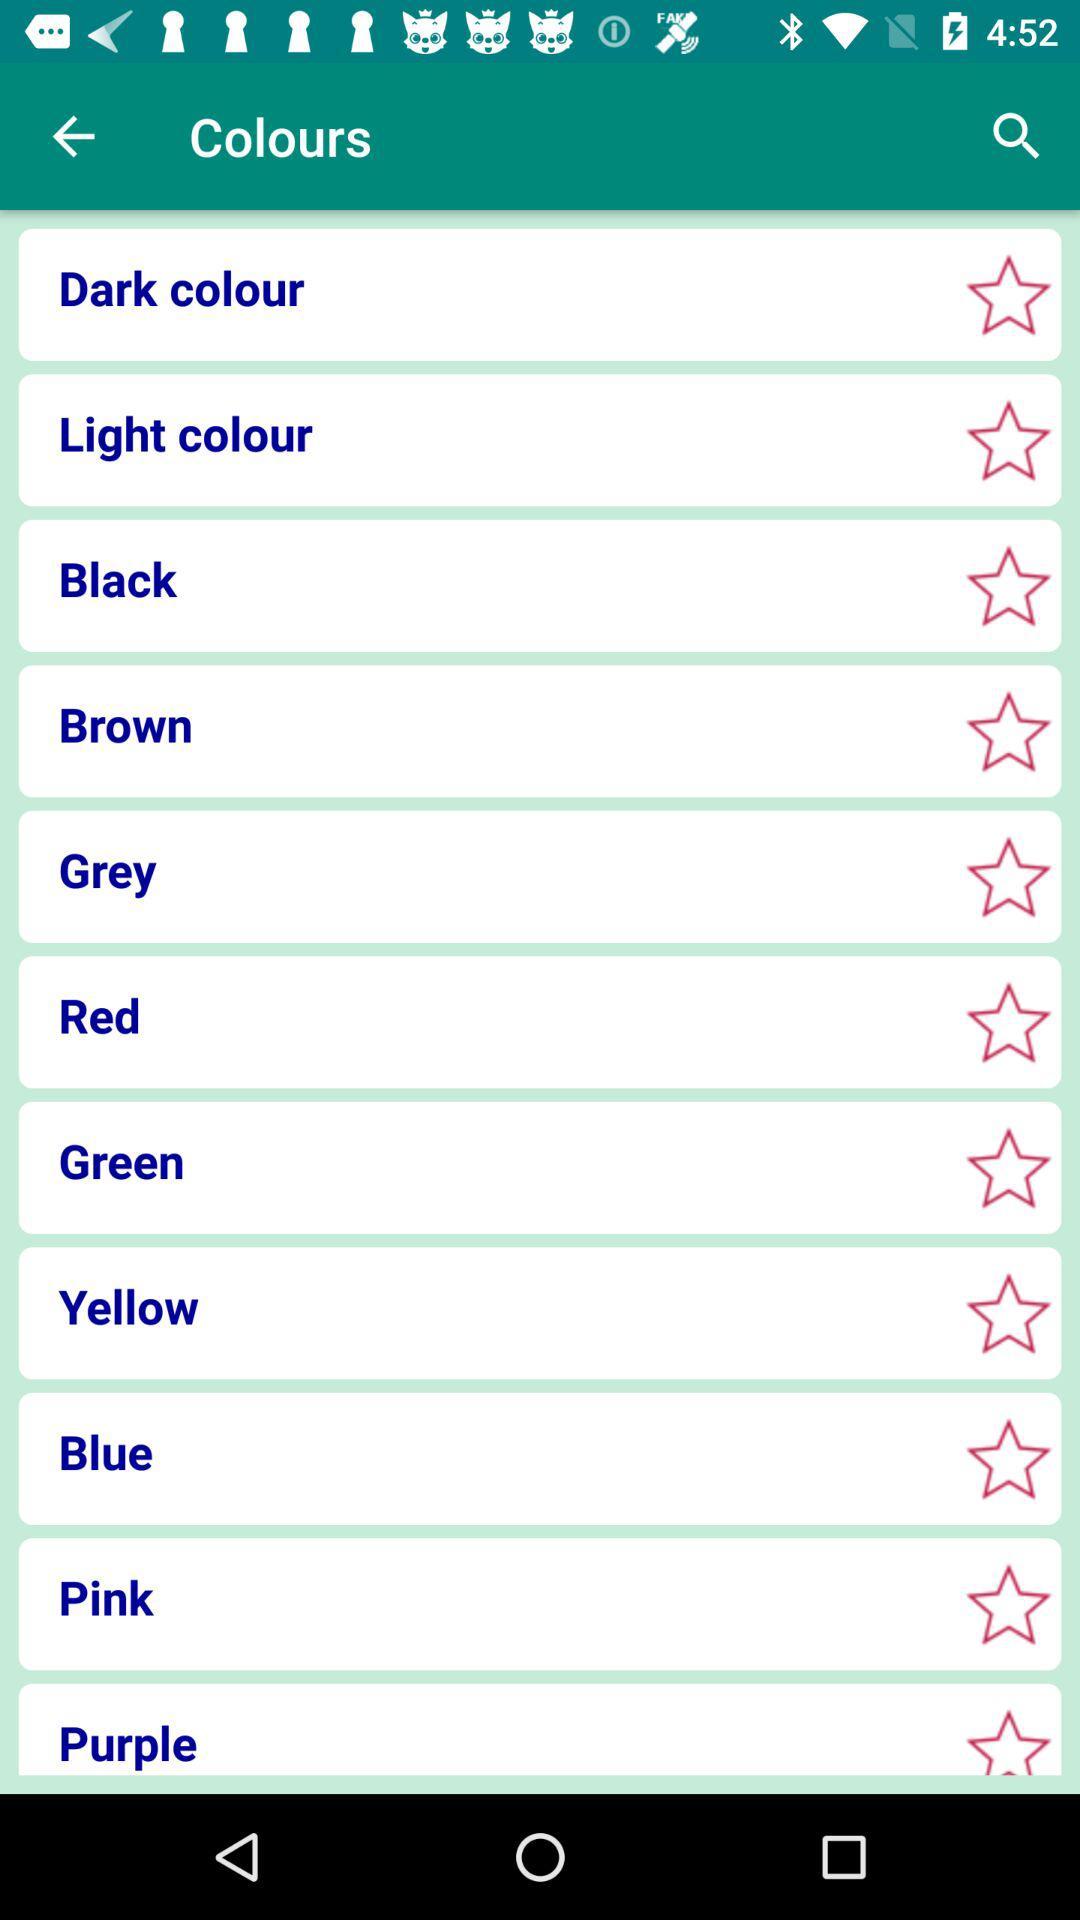 The height and width of the screenshot is (1920, 1080). What do you see at coordinates (1008, 1458) in the screenshot?
I see `a place to choose to give the color blue a gold star` at bounding box center [1008, 1458].